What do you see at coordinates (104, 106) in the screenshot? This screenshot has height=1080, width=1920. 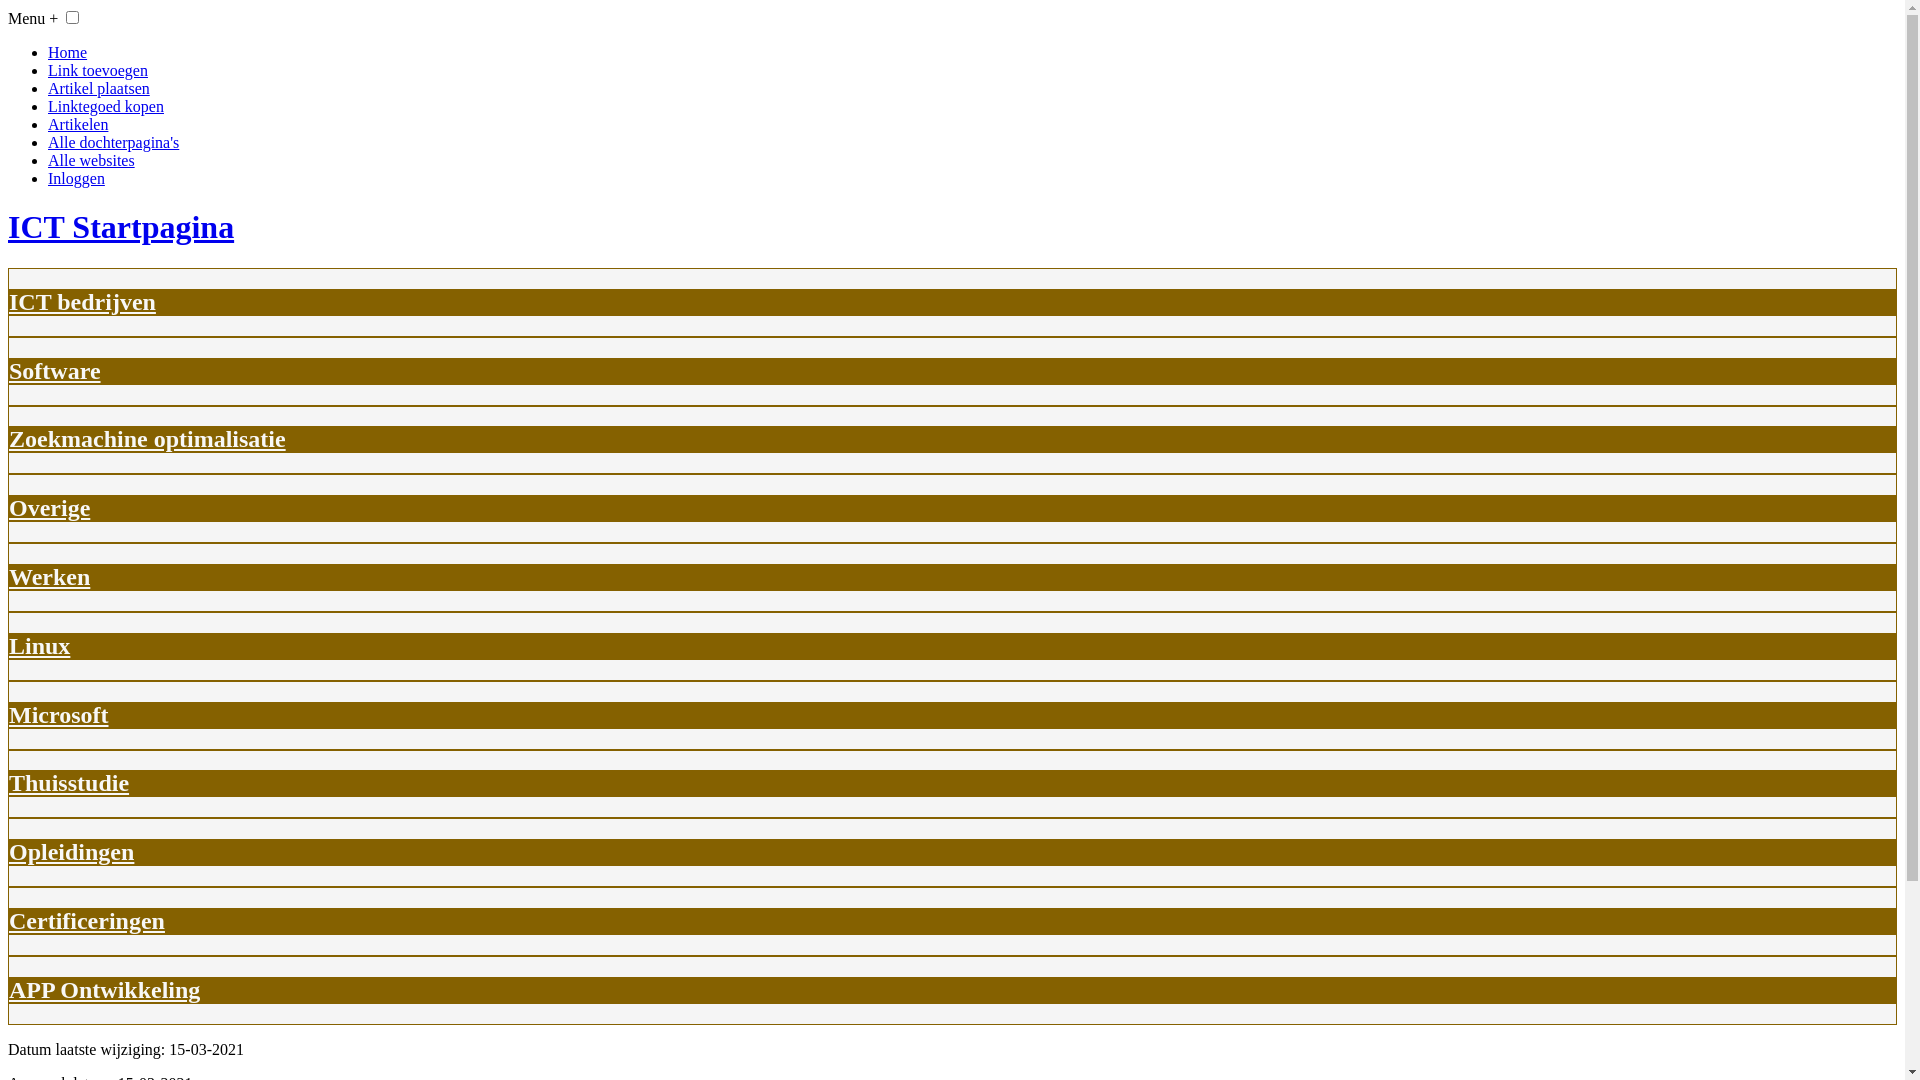 I see `'Linktegoed kopen'` at bounding box center [104, 106].